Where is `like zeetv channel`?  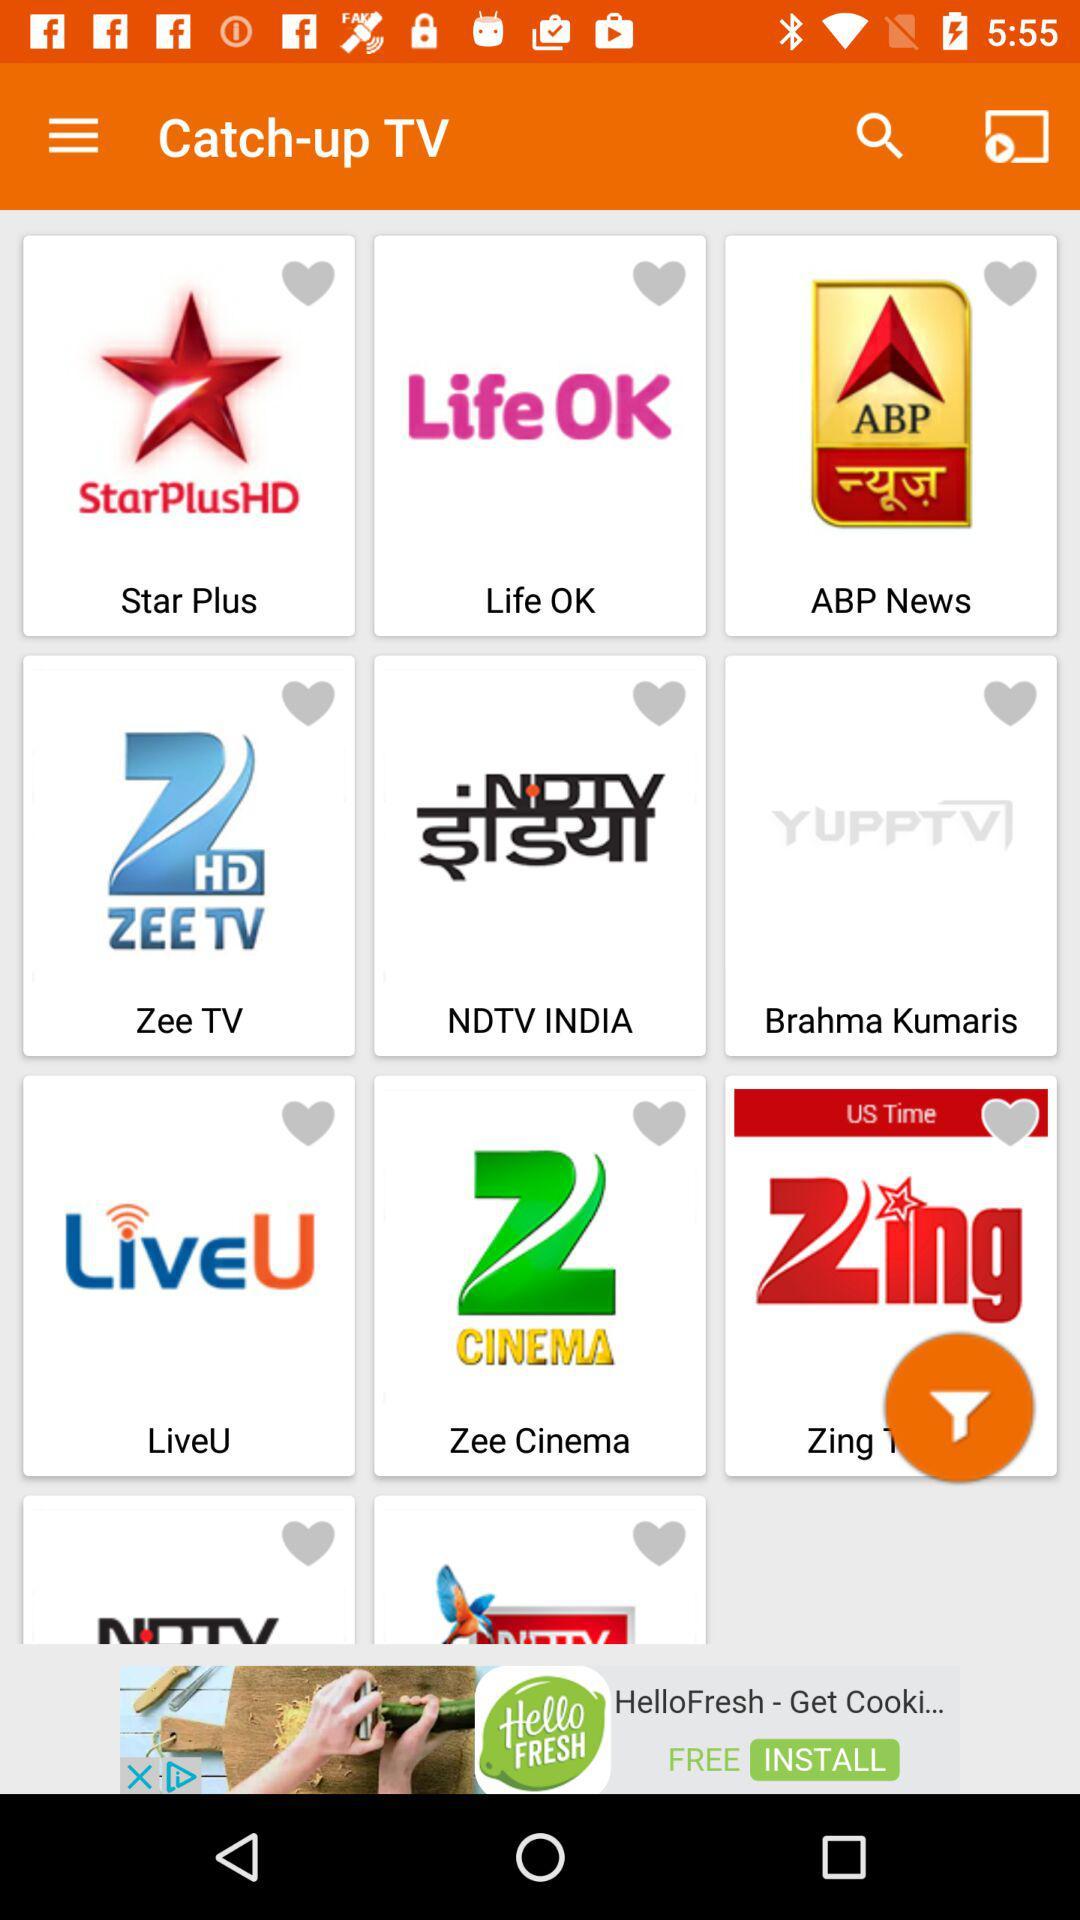
like zeetv channel is located at coordinates (308, 701).